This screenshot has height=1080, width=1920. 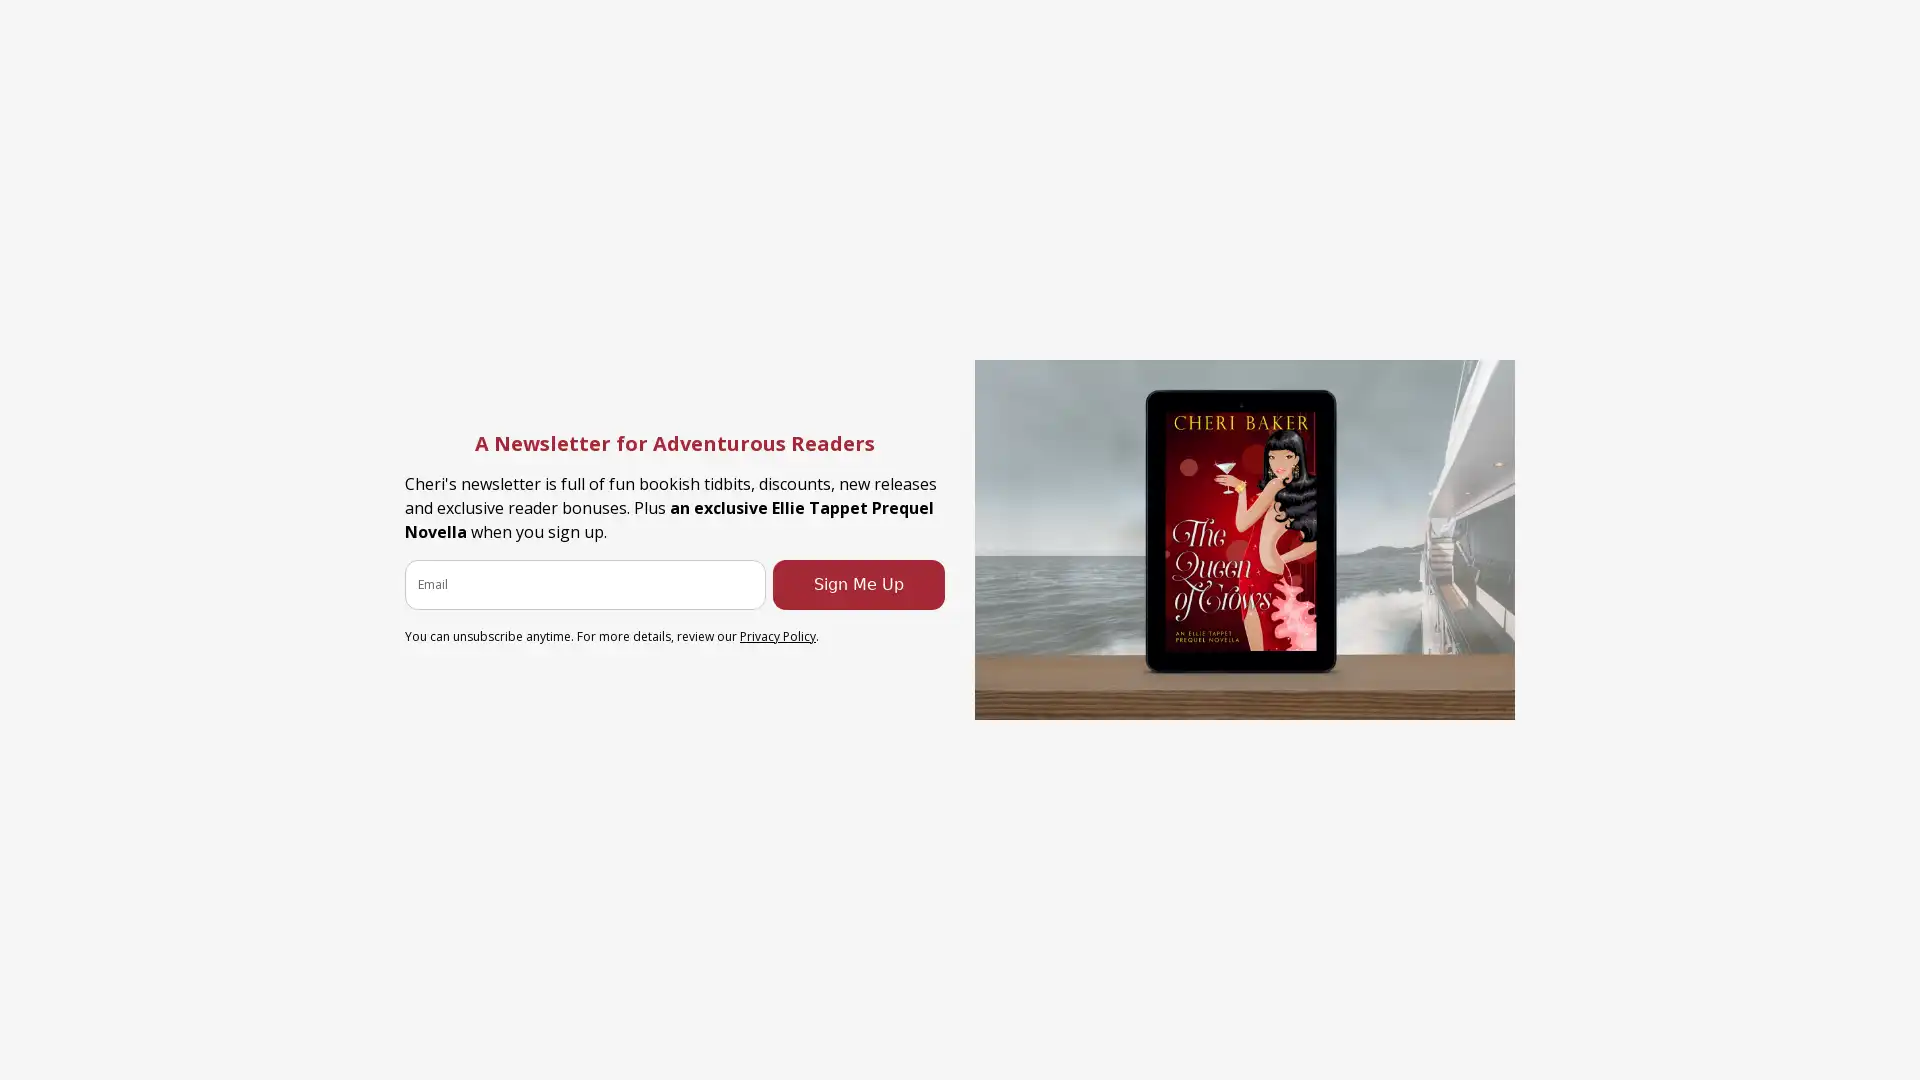 I want to click on Sign Me Up, so click(x=859, y=583).